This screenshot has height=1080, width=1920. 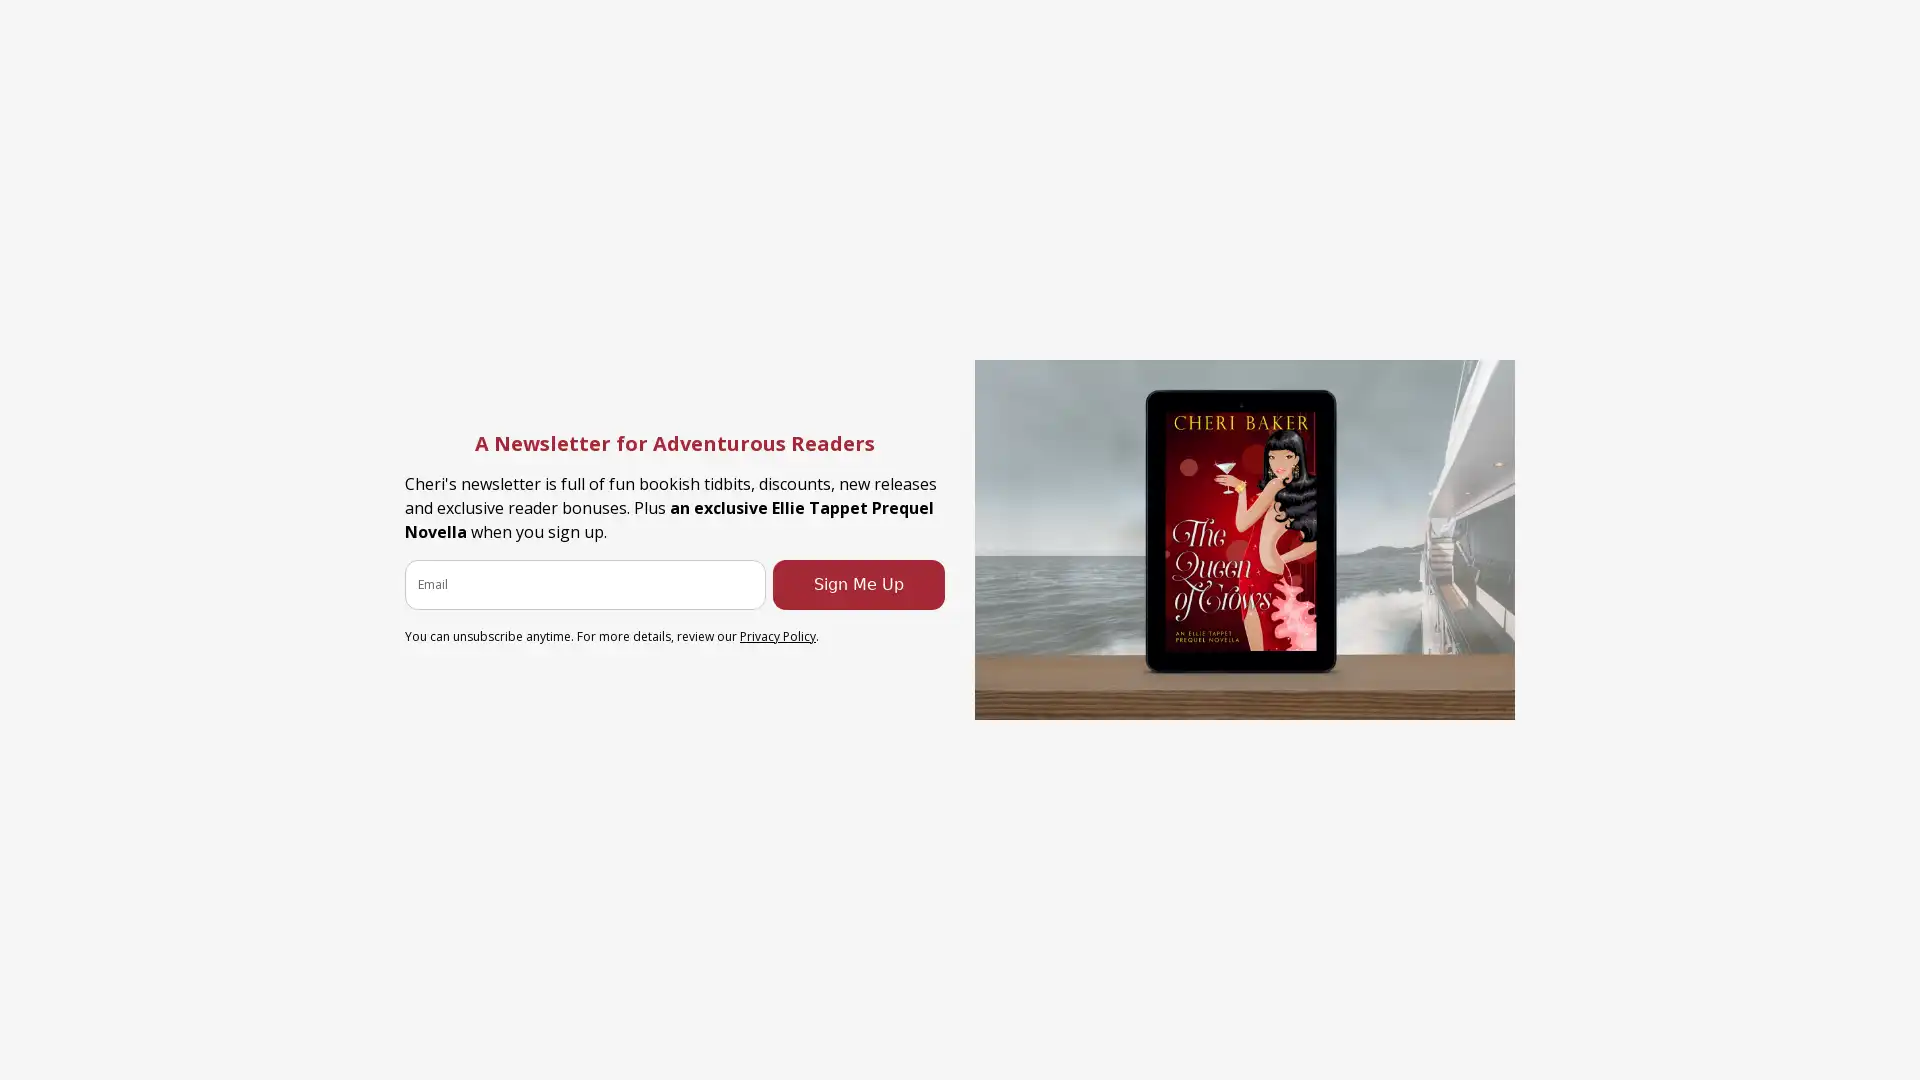 I want to click on Sign Me Up, so click(x=859, y=583).